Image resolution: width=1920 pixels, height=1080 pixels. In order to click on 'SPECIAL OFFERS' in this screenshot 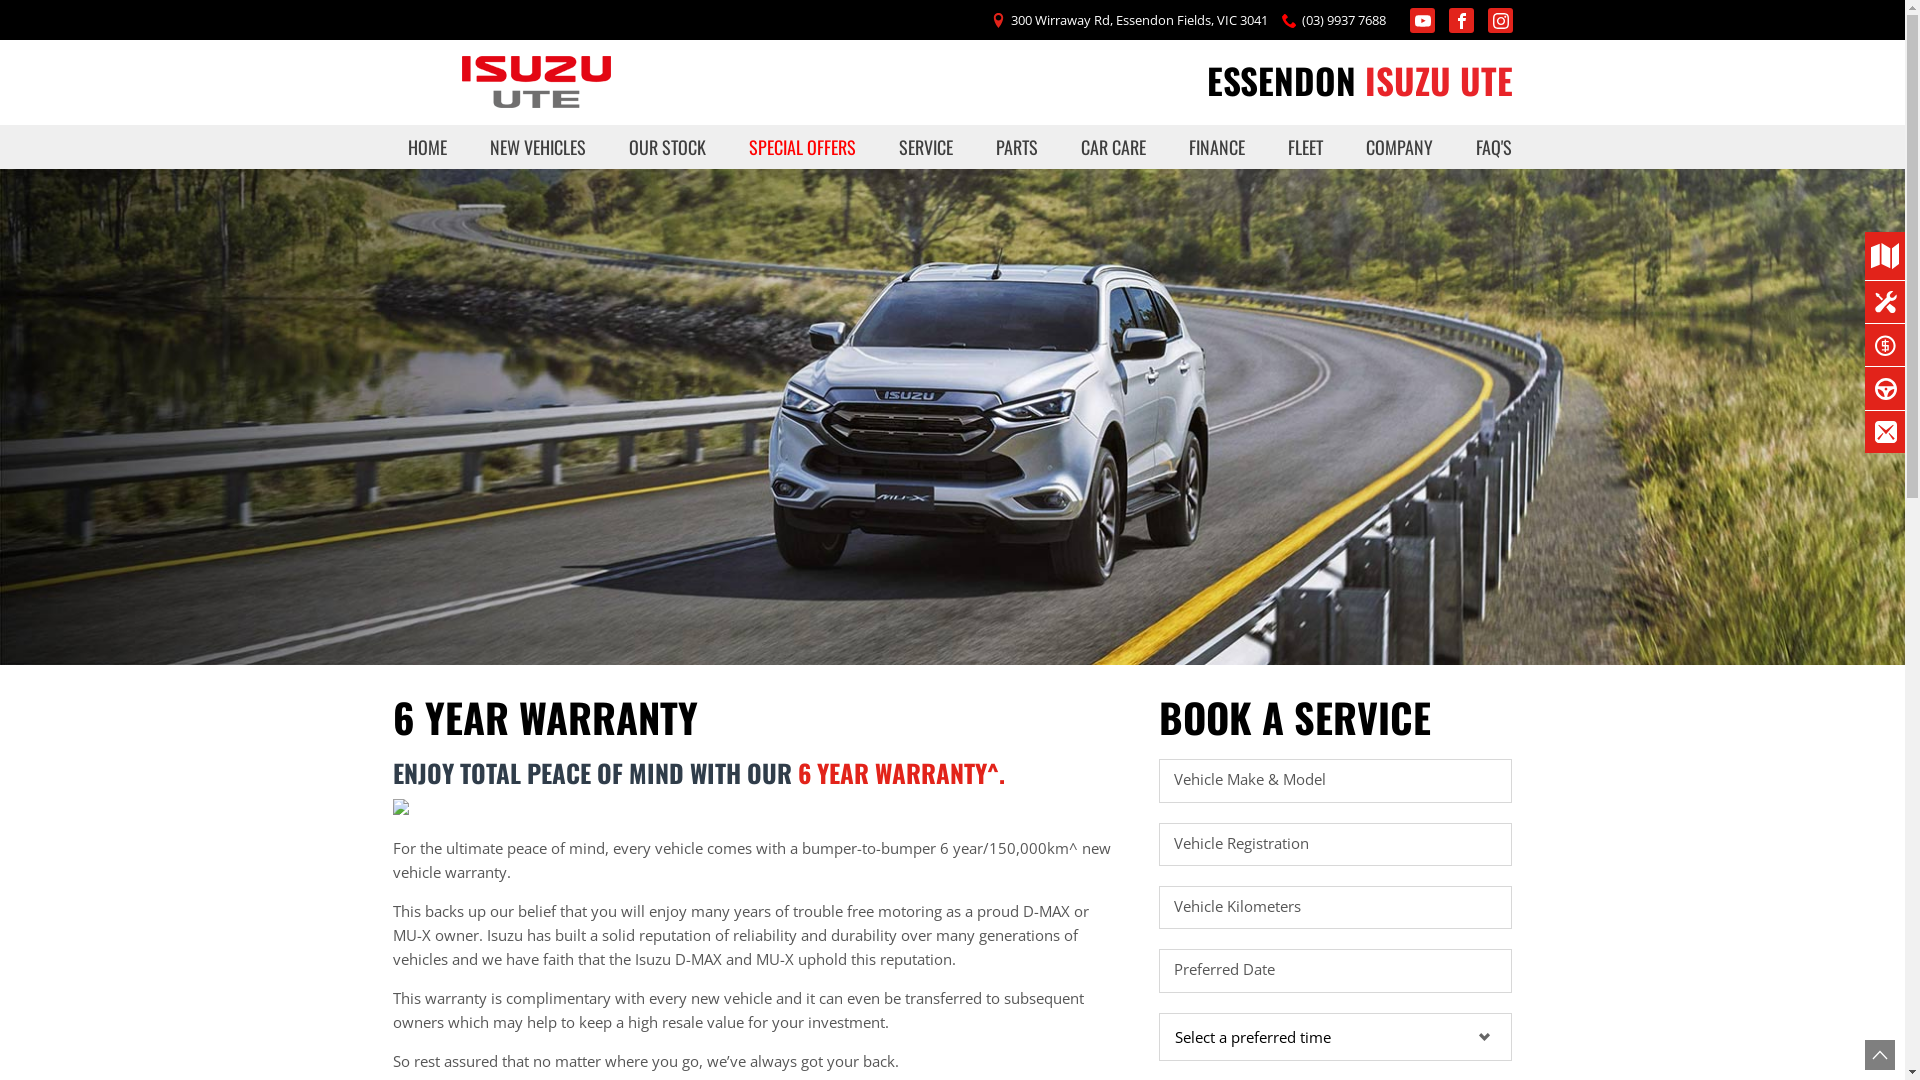, I will do `click(802, 145)`.